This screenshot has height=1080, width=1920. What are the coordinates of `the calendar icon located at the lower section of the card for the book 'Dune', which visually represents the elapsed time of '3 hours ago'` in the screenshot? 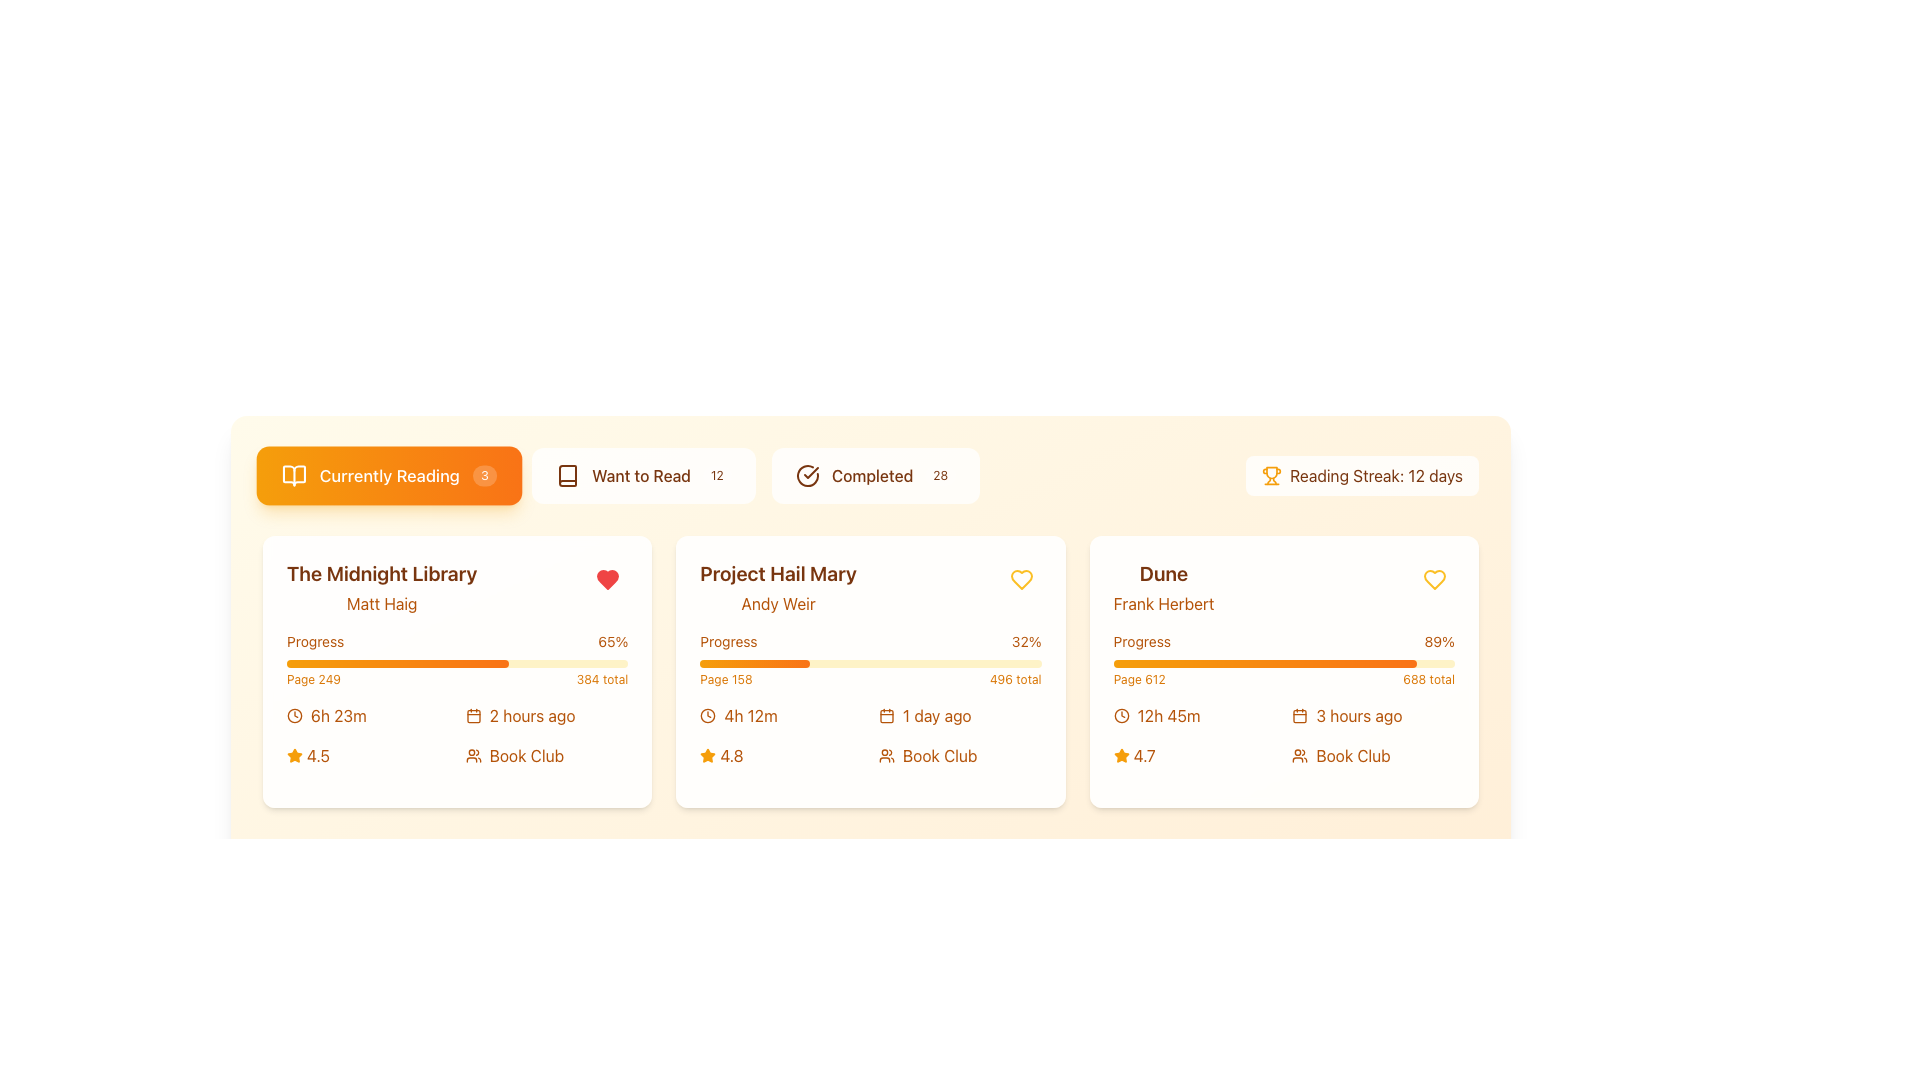 It's located at (1300, 715).